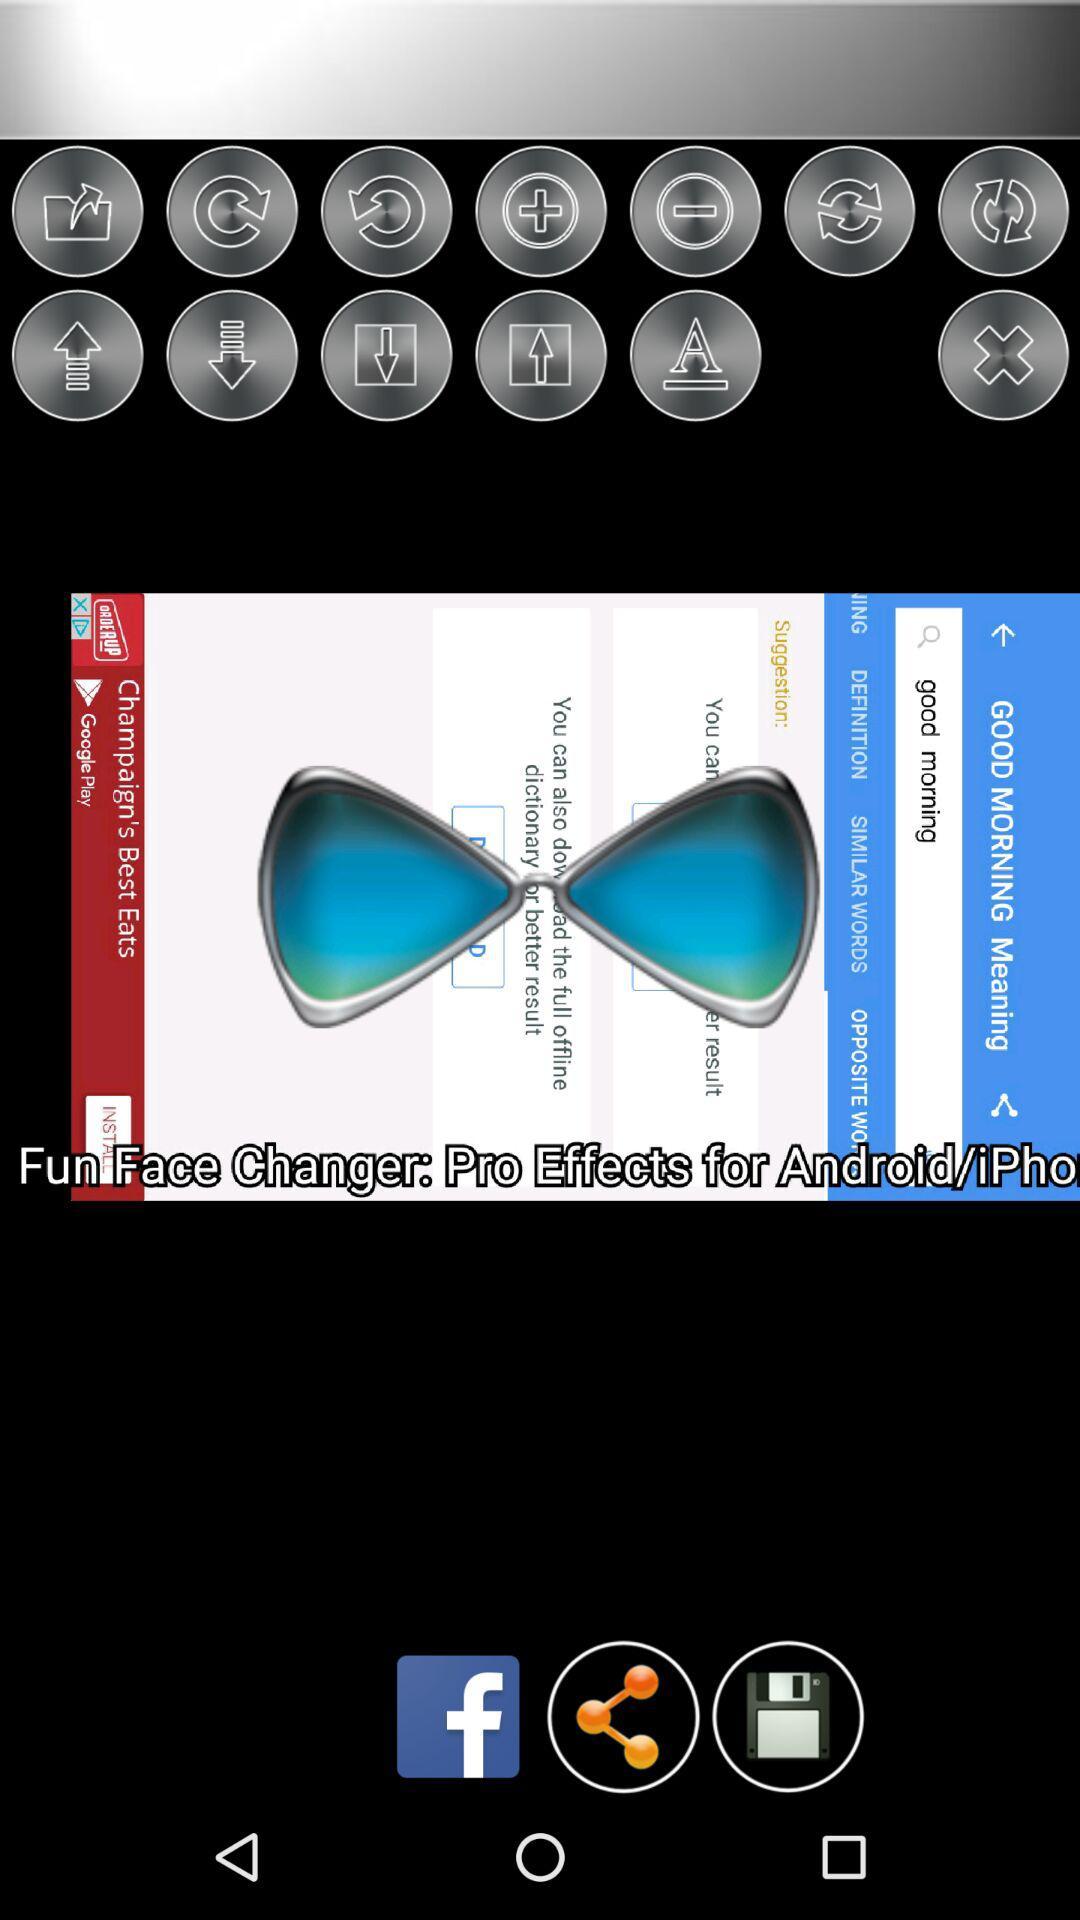 This screenshot has height=1920, width=1080. What do you see at coordinates (786, 1836) in the screenshot?
I see `the save icon` at bounding box center [786, 1836].